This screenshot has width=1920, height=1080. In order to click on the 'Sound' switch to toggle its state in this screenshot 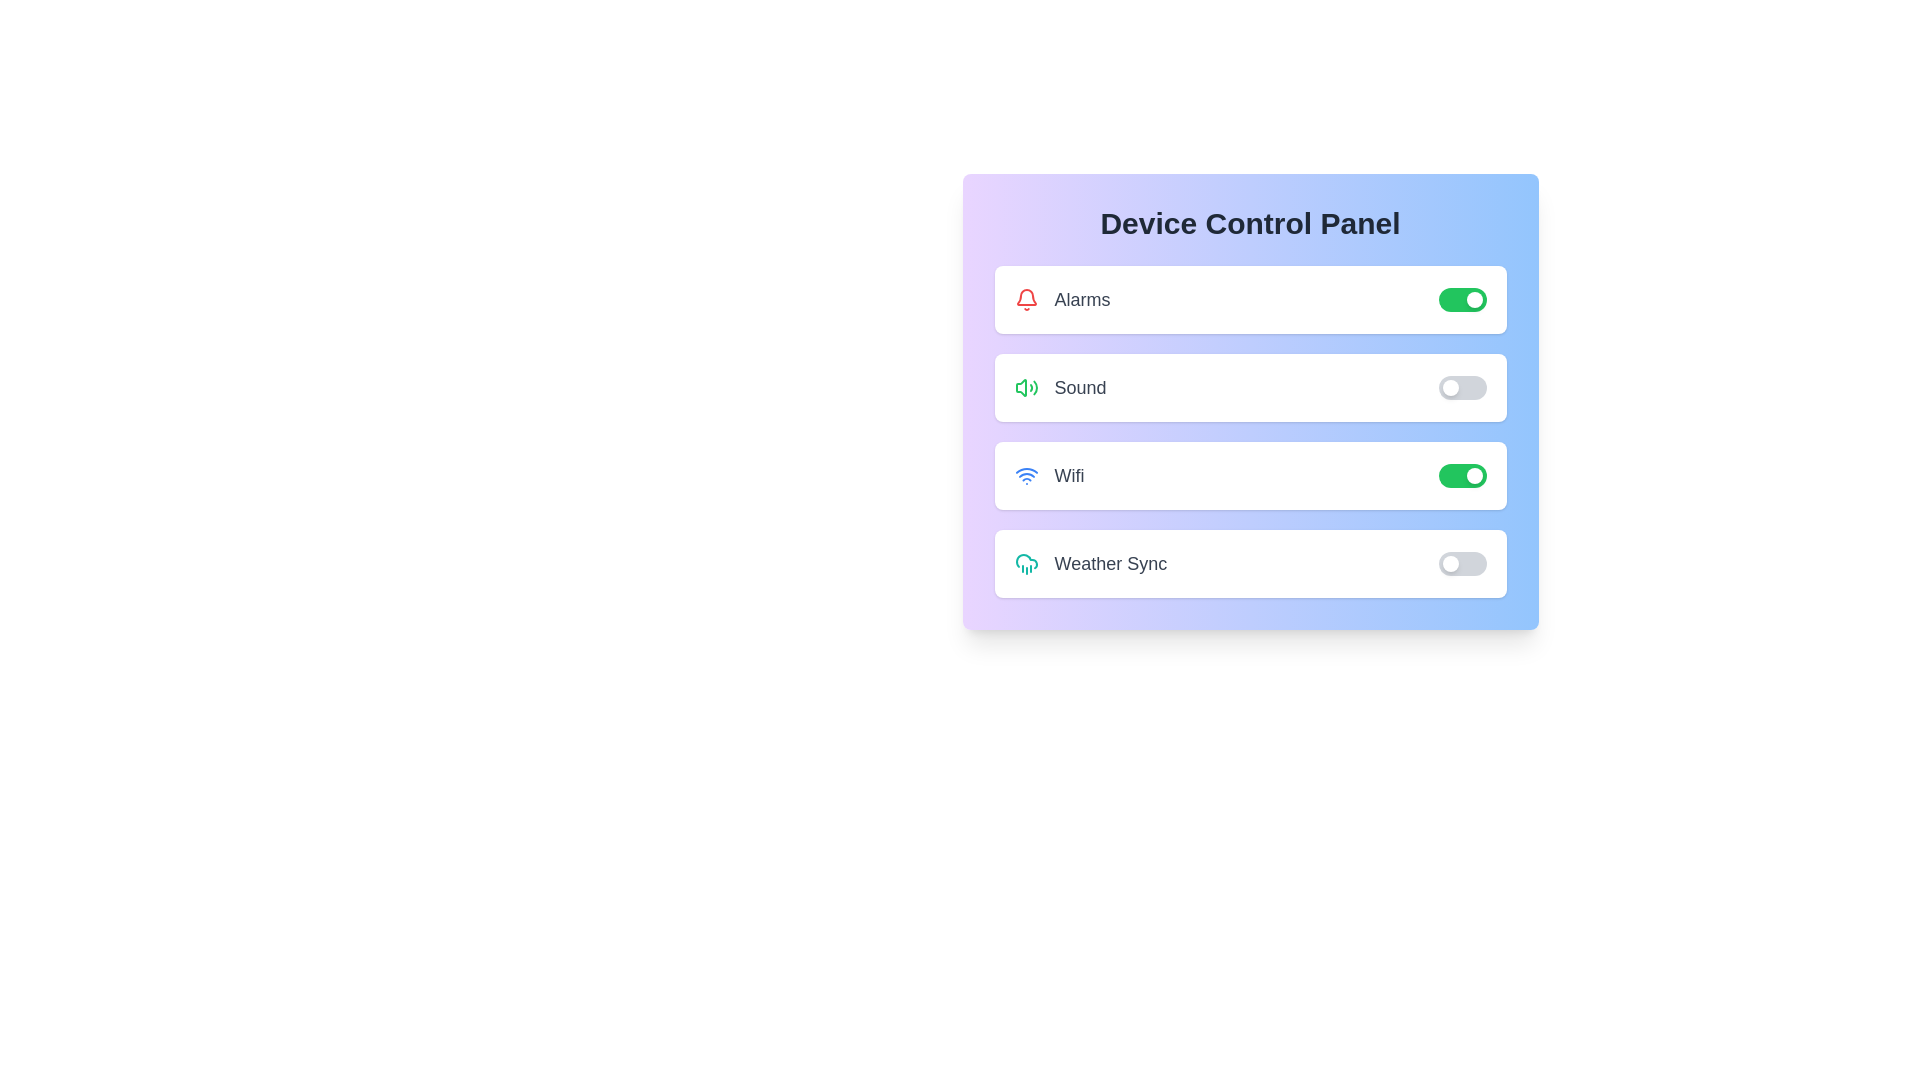, I will do `click(1462, 388)`.